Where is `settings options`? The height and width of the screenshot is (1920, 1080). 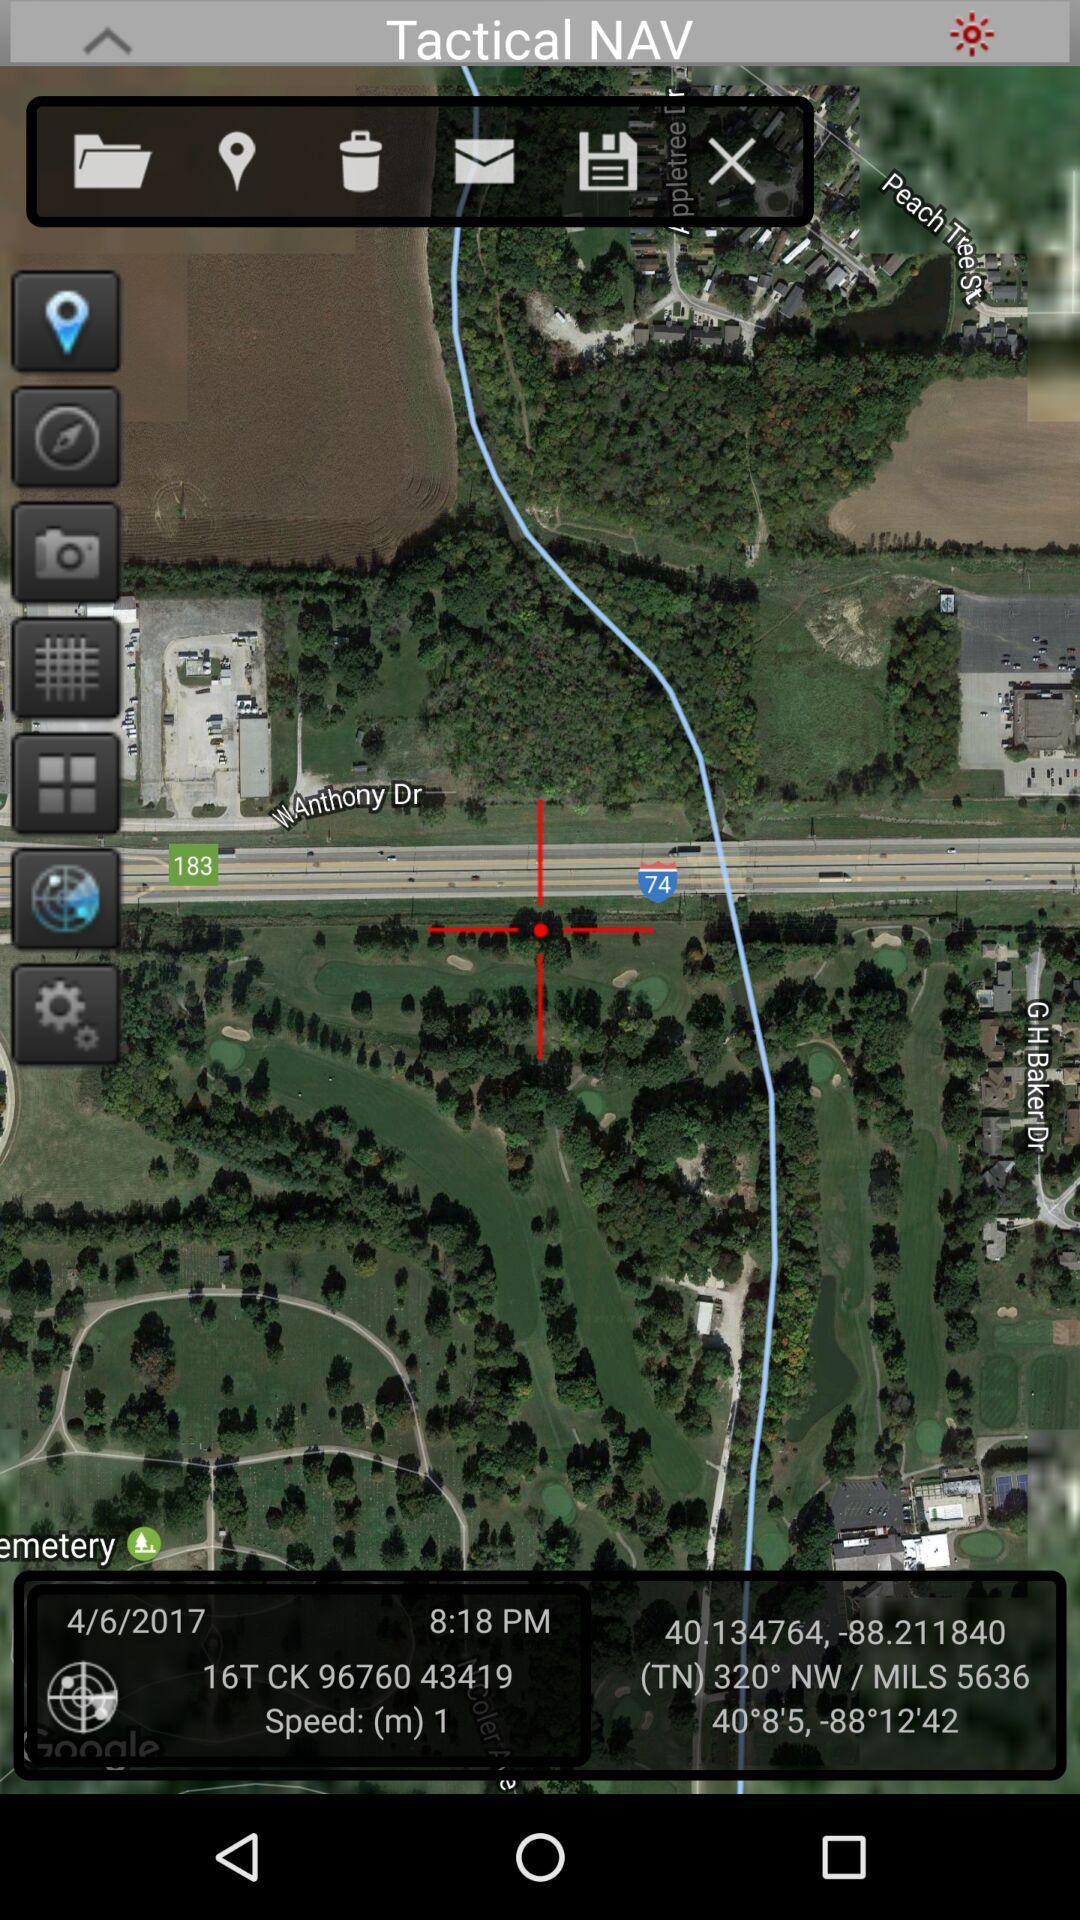 settings options is located at coordinates (58, 1013).